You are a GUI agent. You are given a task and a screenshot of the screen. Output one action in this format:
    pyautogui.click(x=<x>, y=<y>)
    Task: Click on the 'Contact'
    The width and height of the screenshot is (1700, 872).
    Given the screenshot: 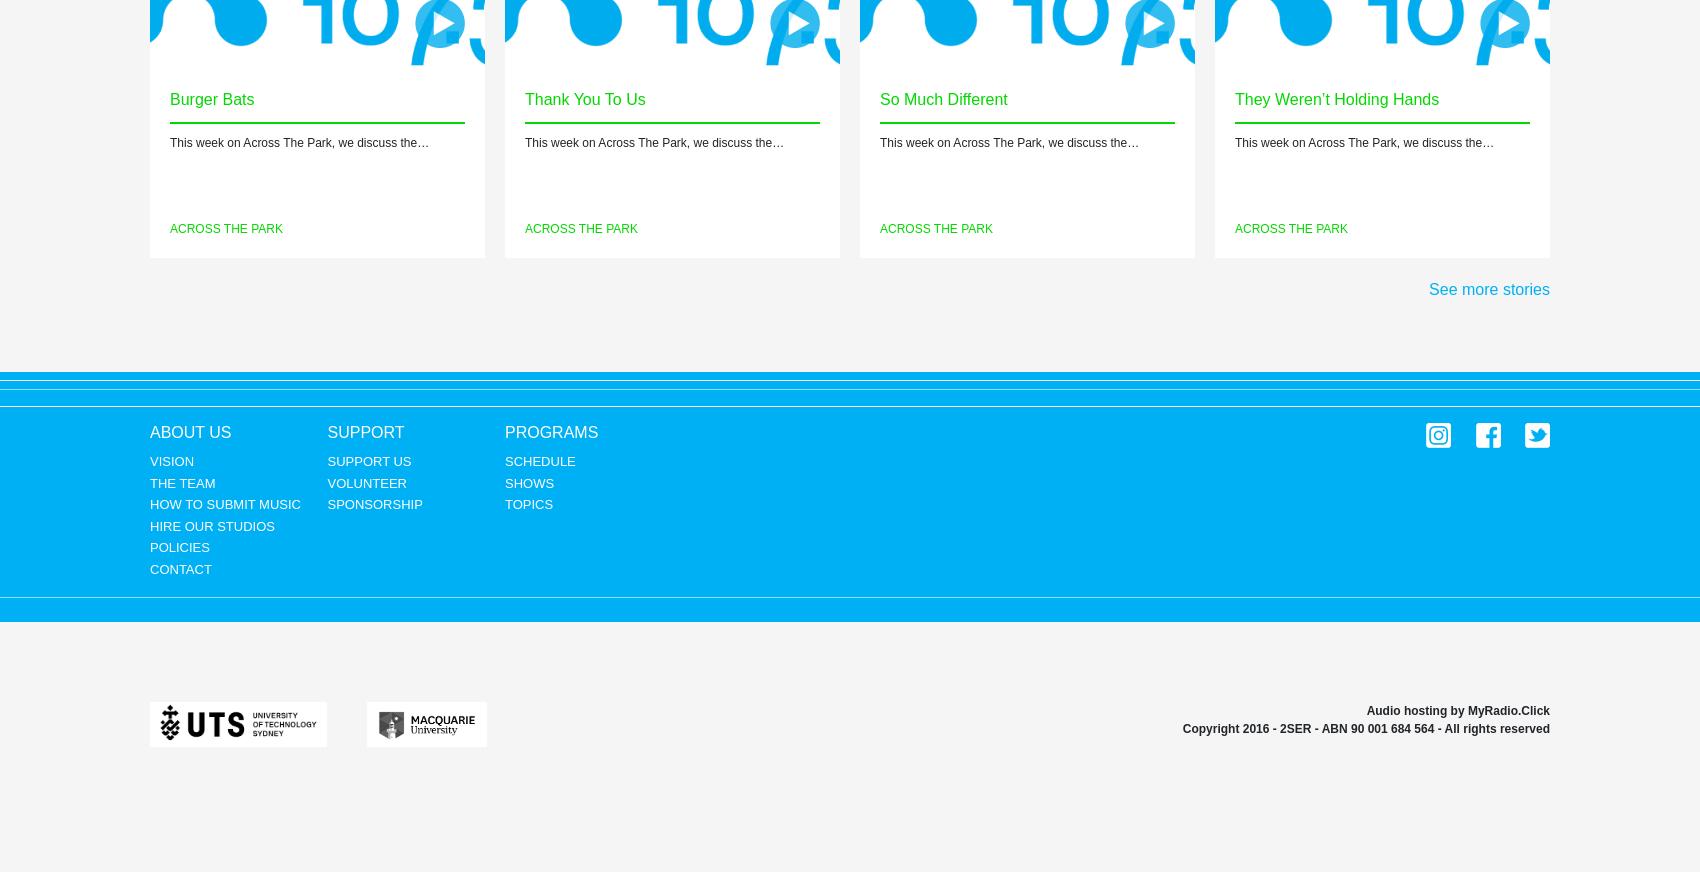 What is the action you would take?
    pyautogui.click(x=179, y=568)
    